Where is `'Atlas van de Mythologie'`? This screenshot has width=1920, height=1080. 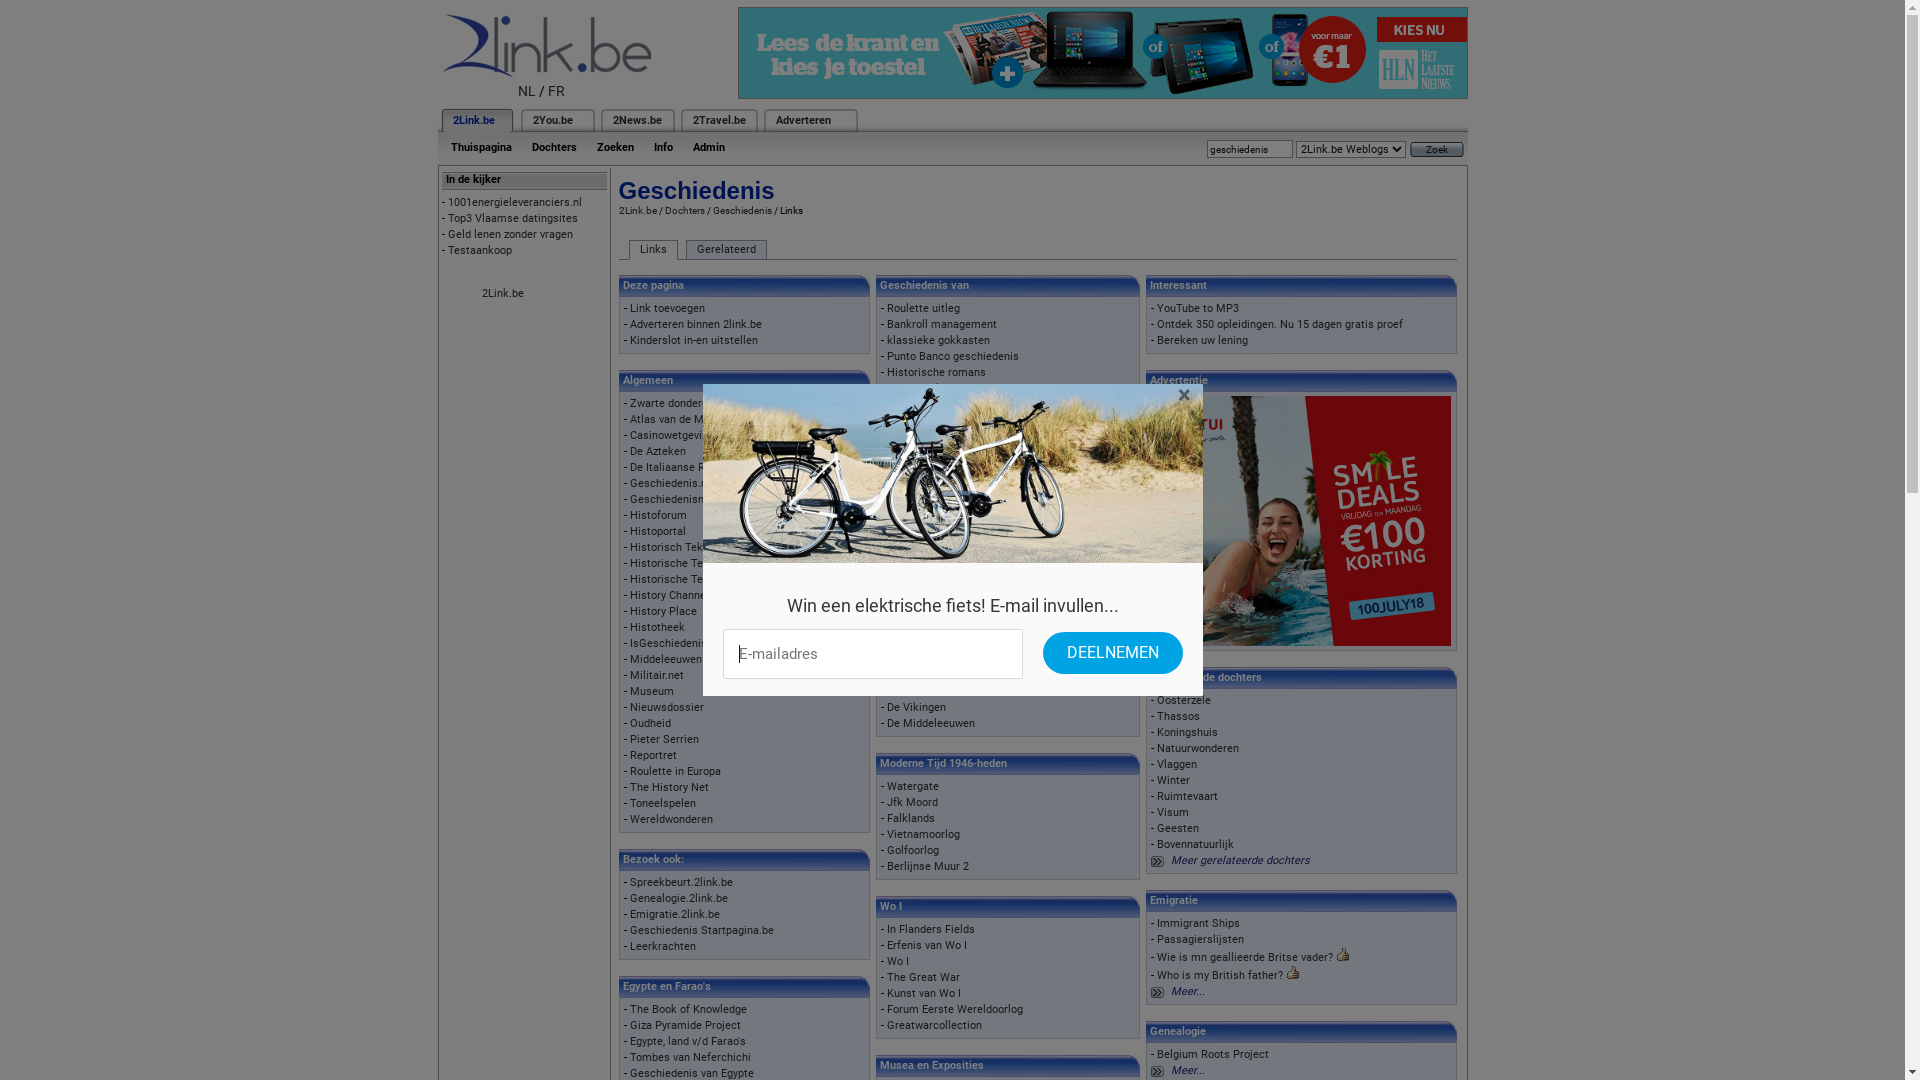 'Atlas van de Mythologie' is located at coordinates (689, 418).